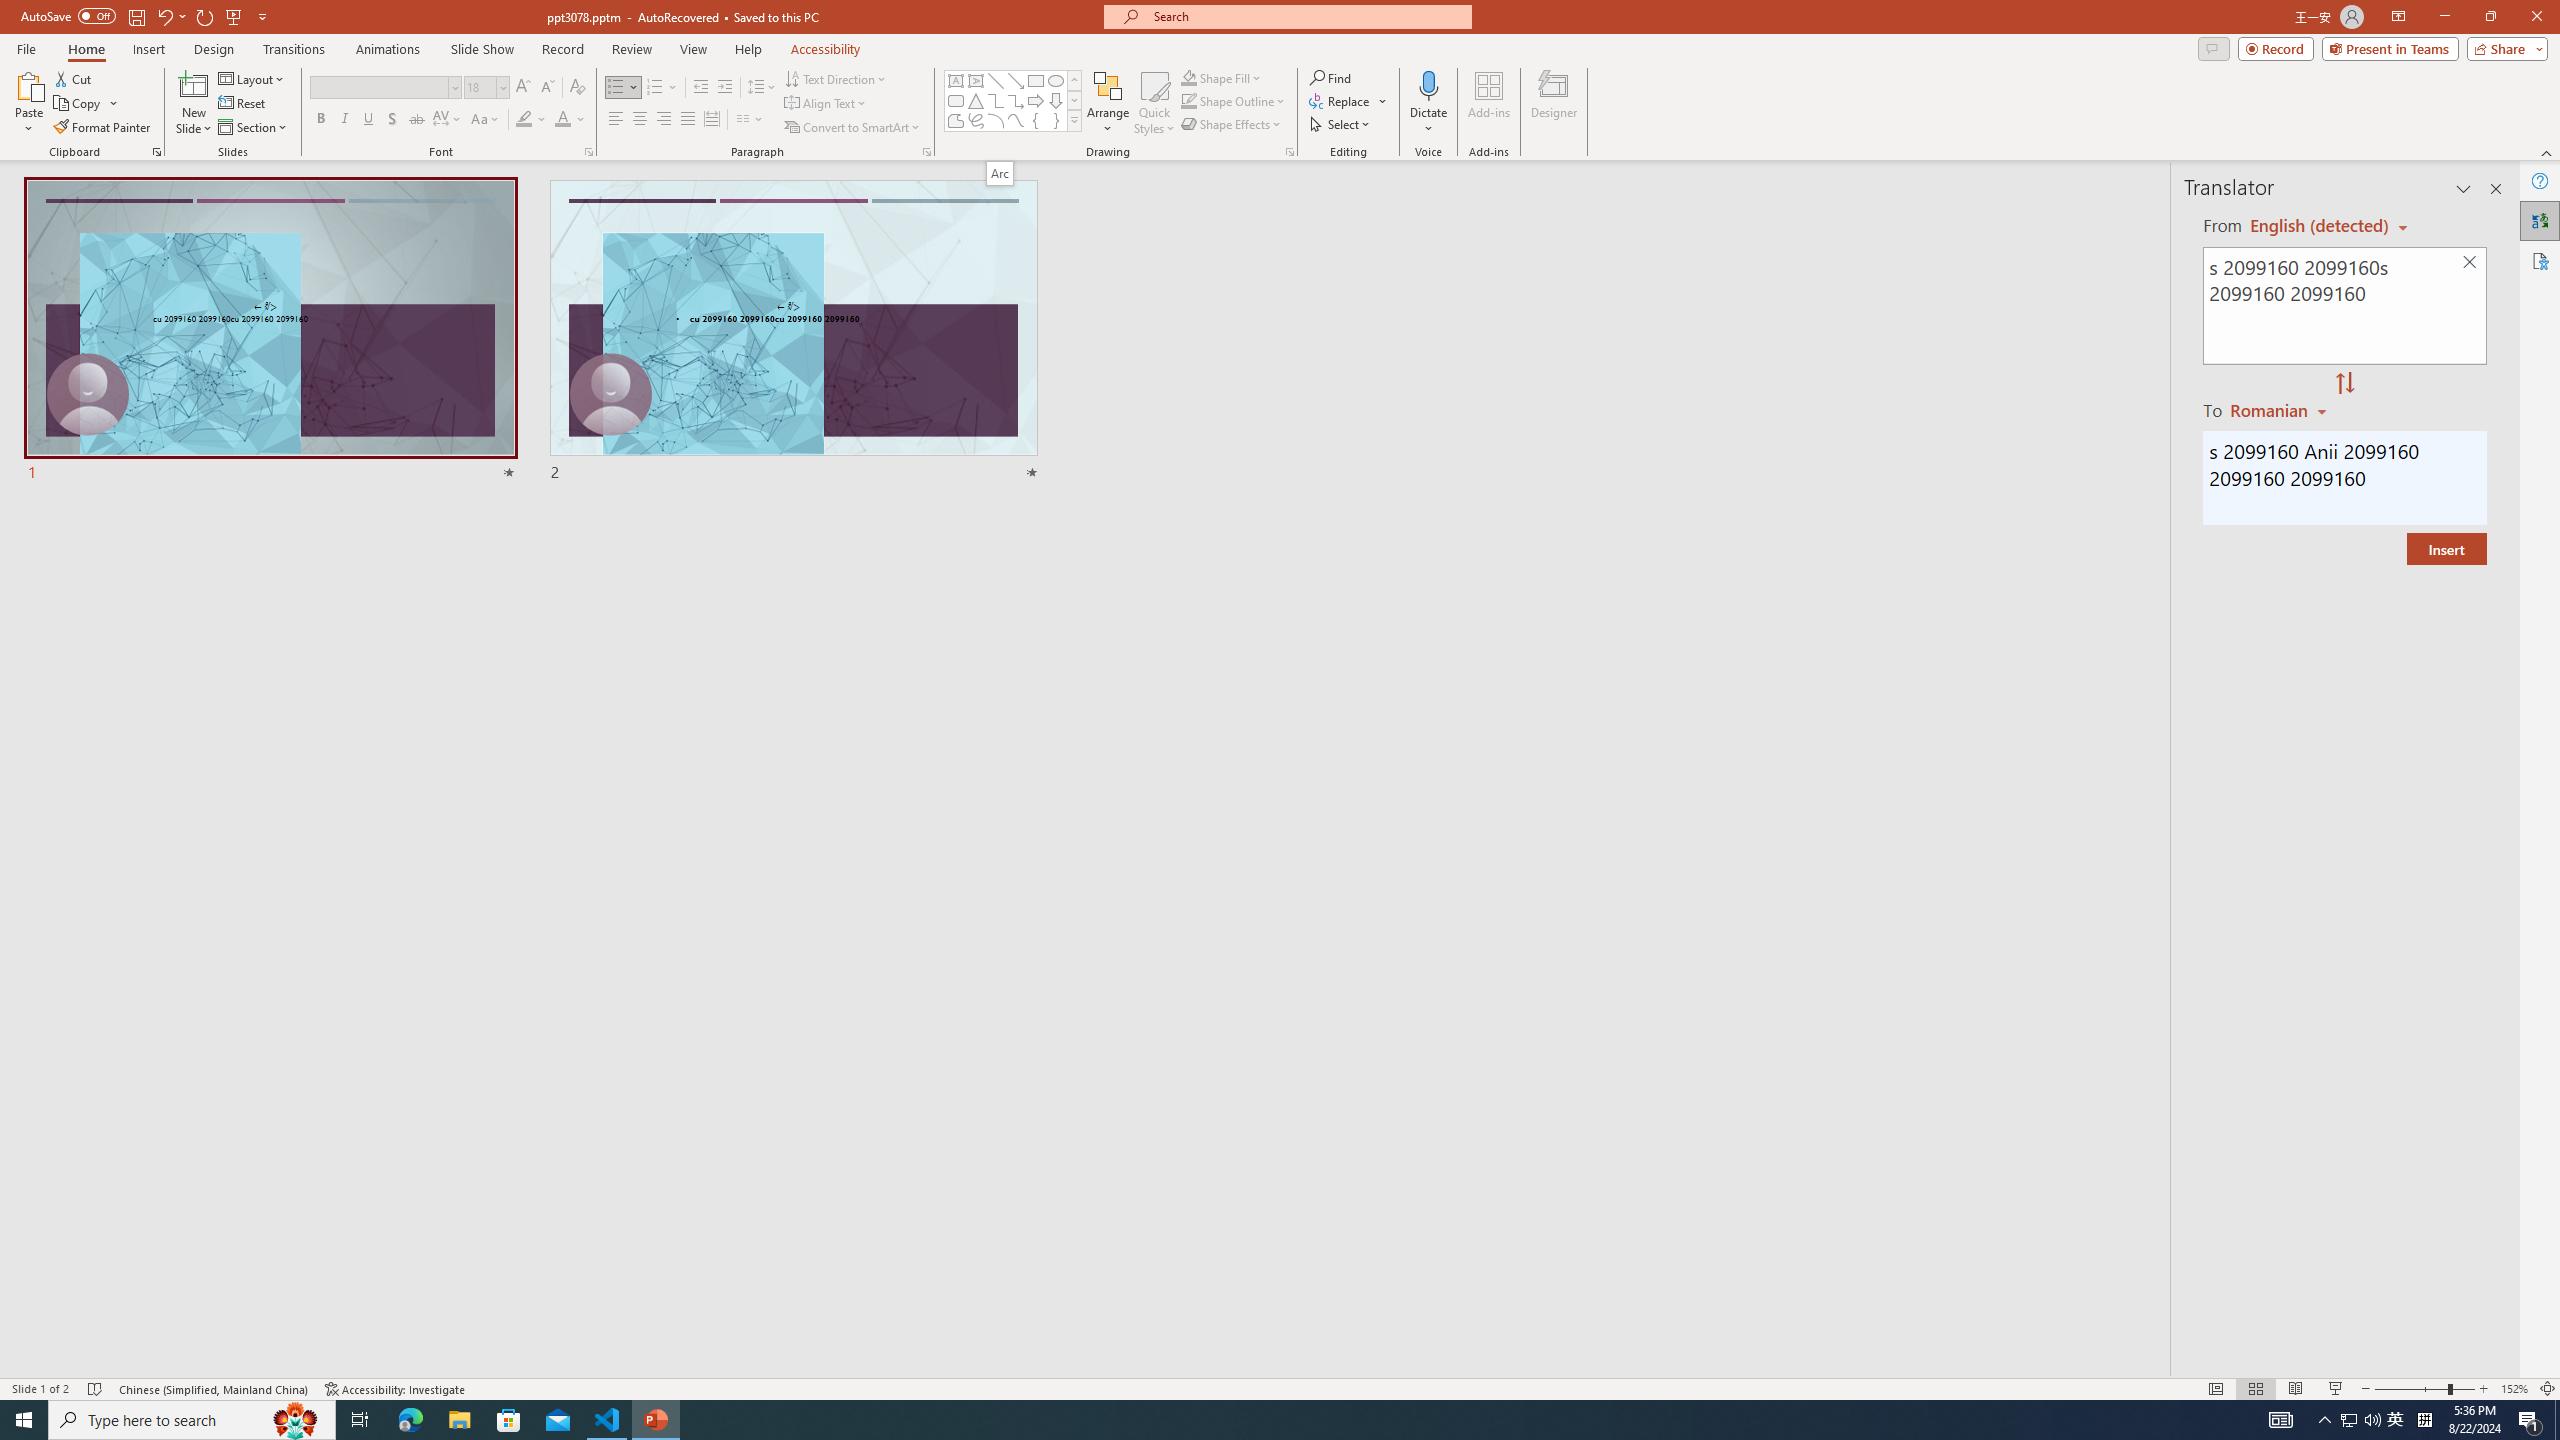 The image size is (2560, 1440). Describe the element at coordinates (955, 80) in the screenshot. I see `'Text Box'` at that location.